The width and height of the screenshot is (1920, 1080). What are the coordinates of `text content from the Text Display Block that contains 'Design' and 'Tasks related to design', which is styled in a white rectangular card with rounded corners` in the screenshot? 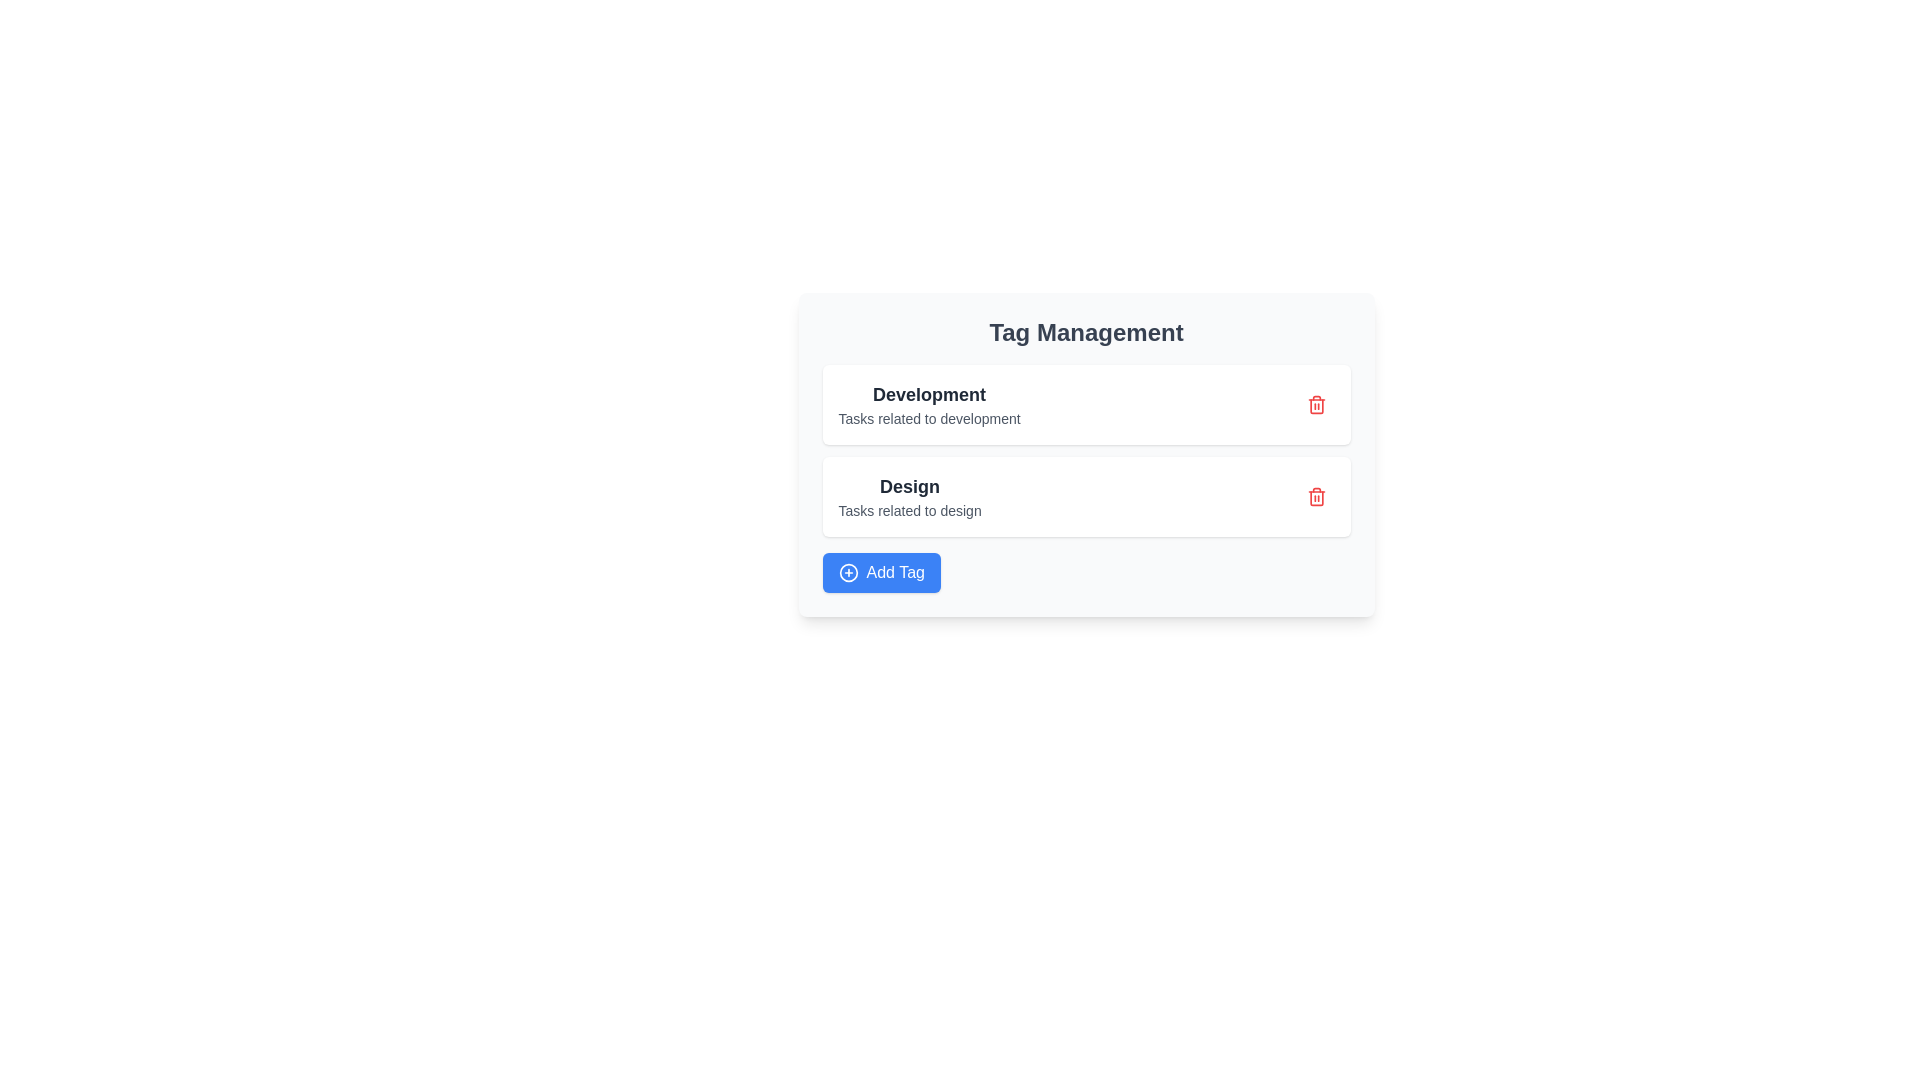 It's located at (909, 496).